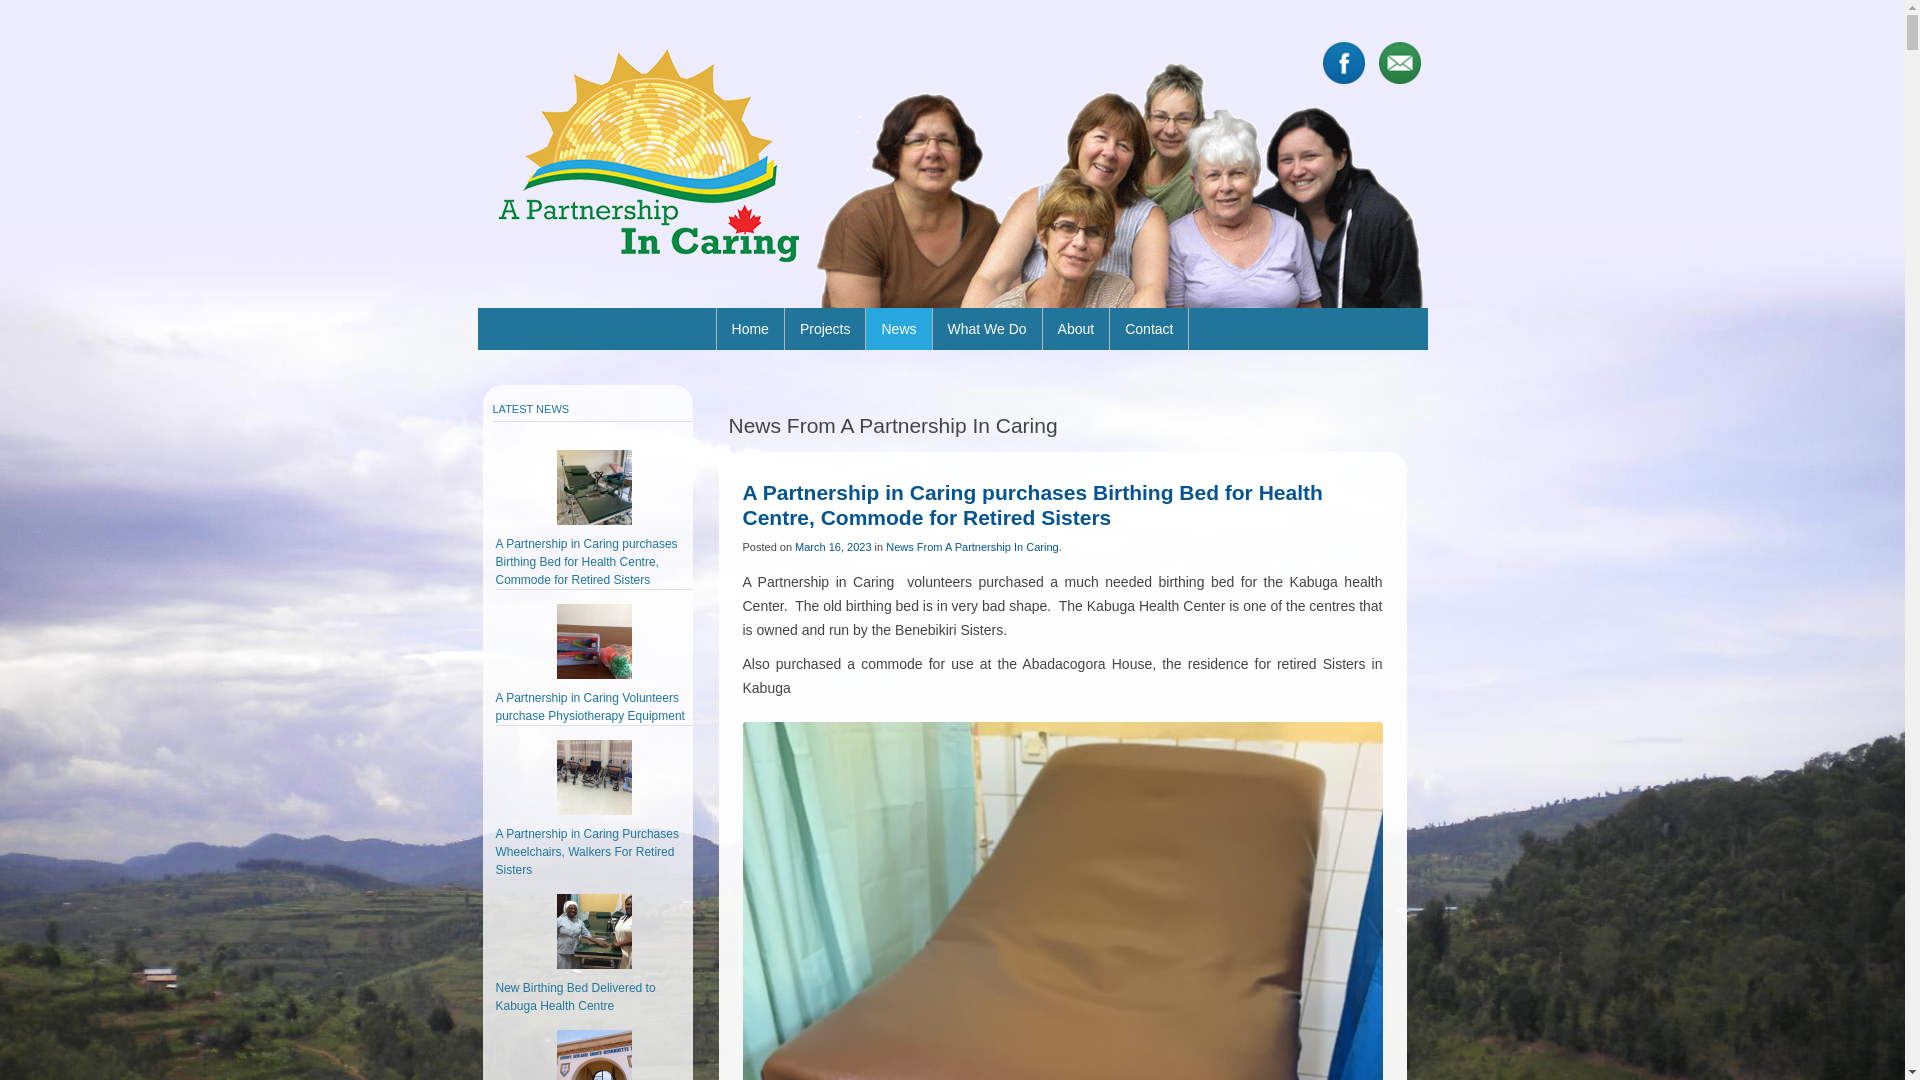  What do you see at coordinates (1321, 61) in the screenshot?
I see `'Follow A Partnership In Caring on Facebook'` at bounding box center [1321, 61].